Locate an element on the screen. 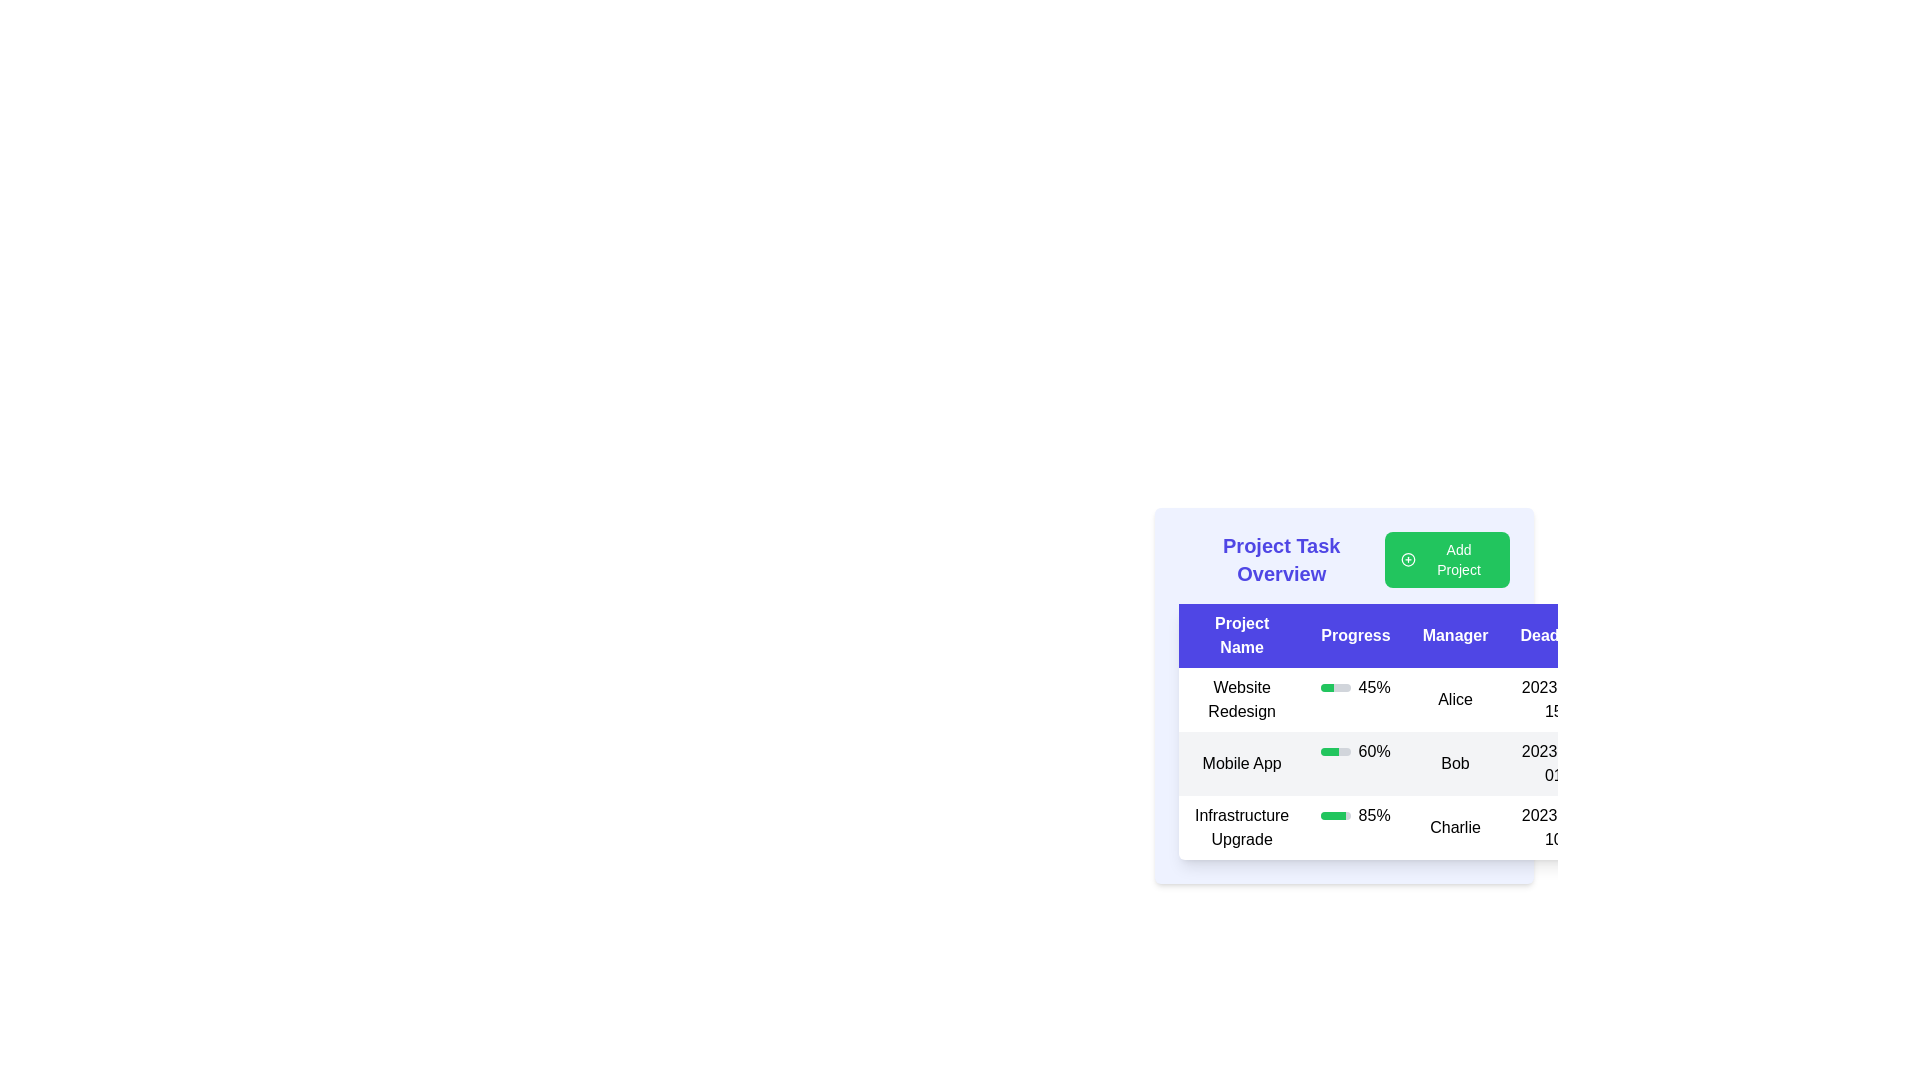 This screenshot has height=1080, width=1920. percentage displayed as text from the Progress Indicator showing 85% in the 'Progress' column of the 'Infrastructure Upgrade' row is located at coordinates (1355, 816).